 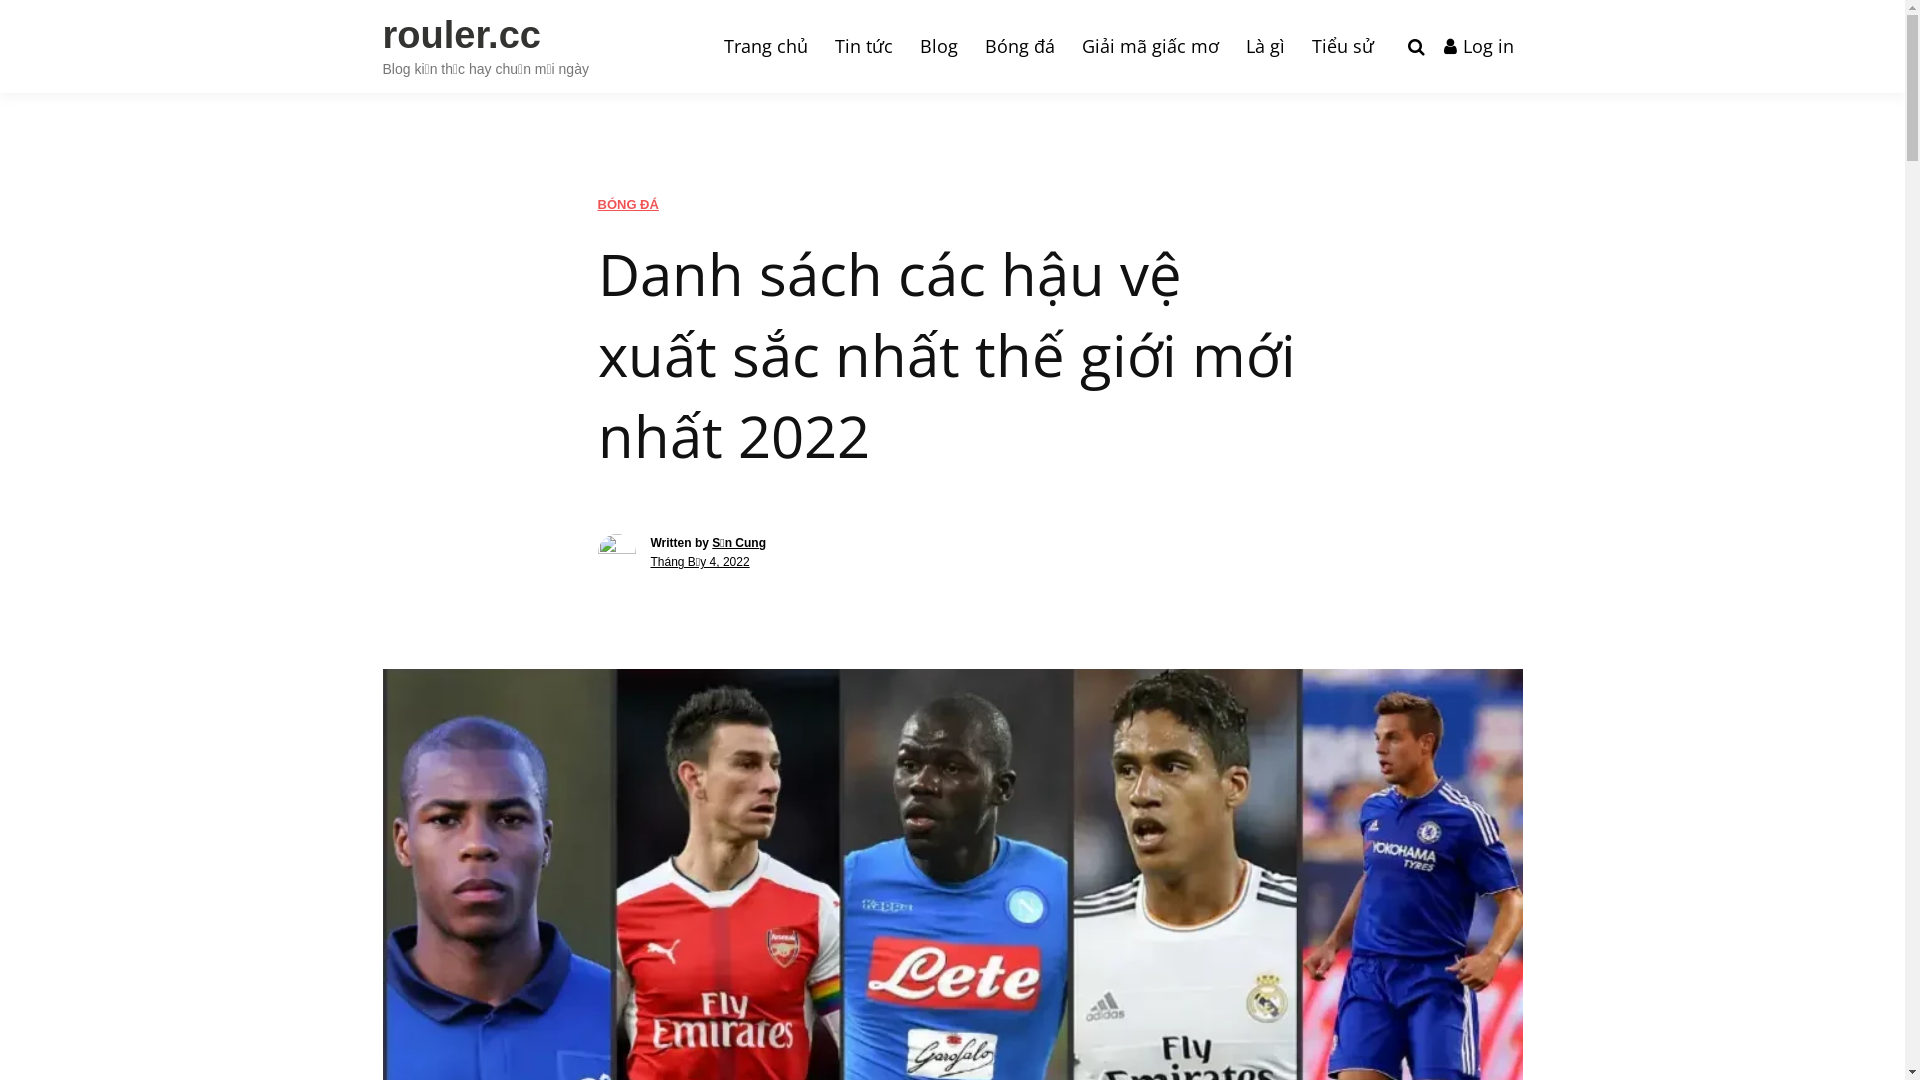 I want to click on 'rouler.cc', so click(x=459, y=34).